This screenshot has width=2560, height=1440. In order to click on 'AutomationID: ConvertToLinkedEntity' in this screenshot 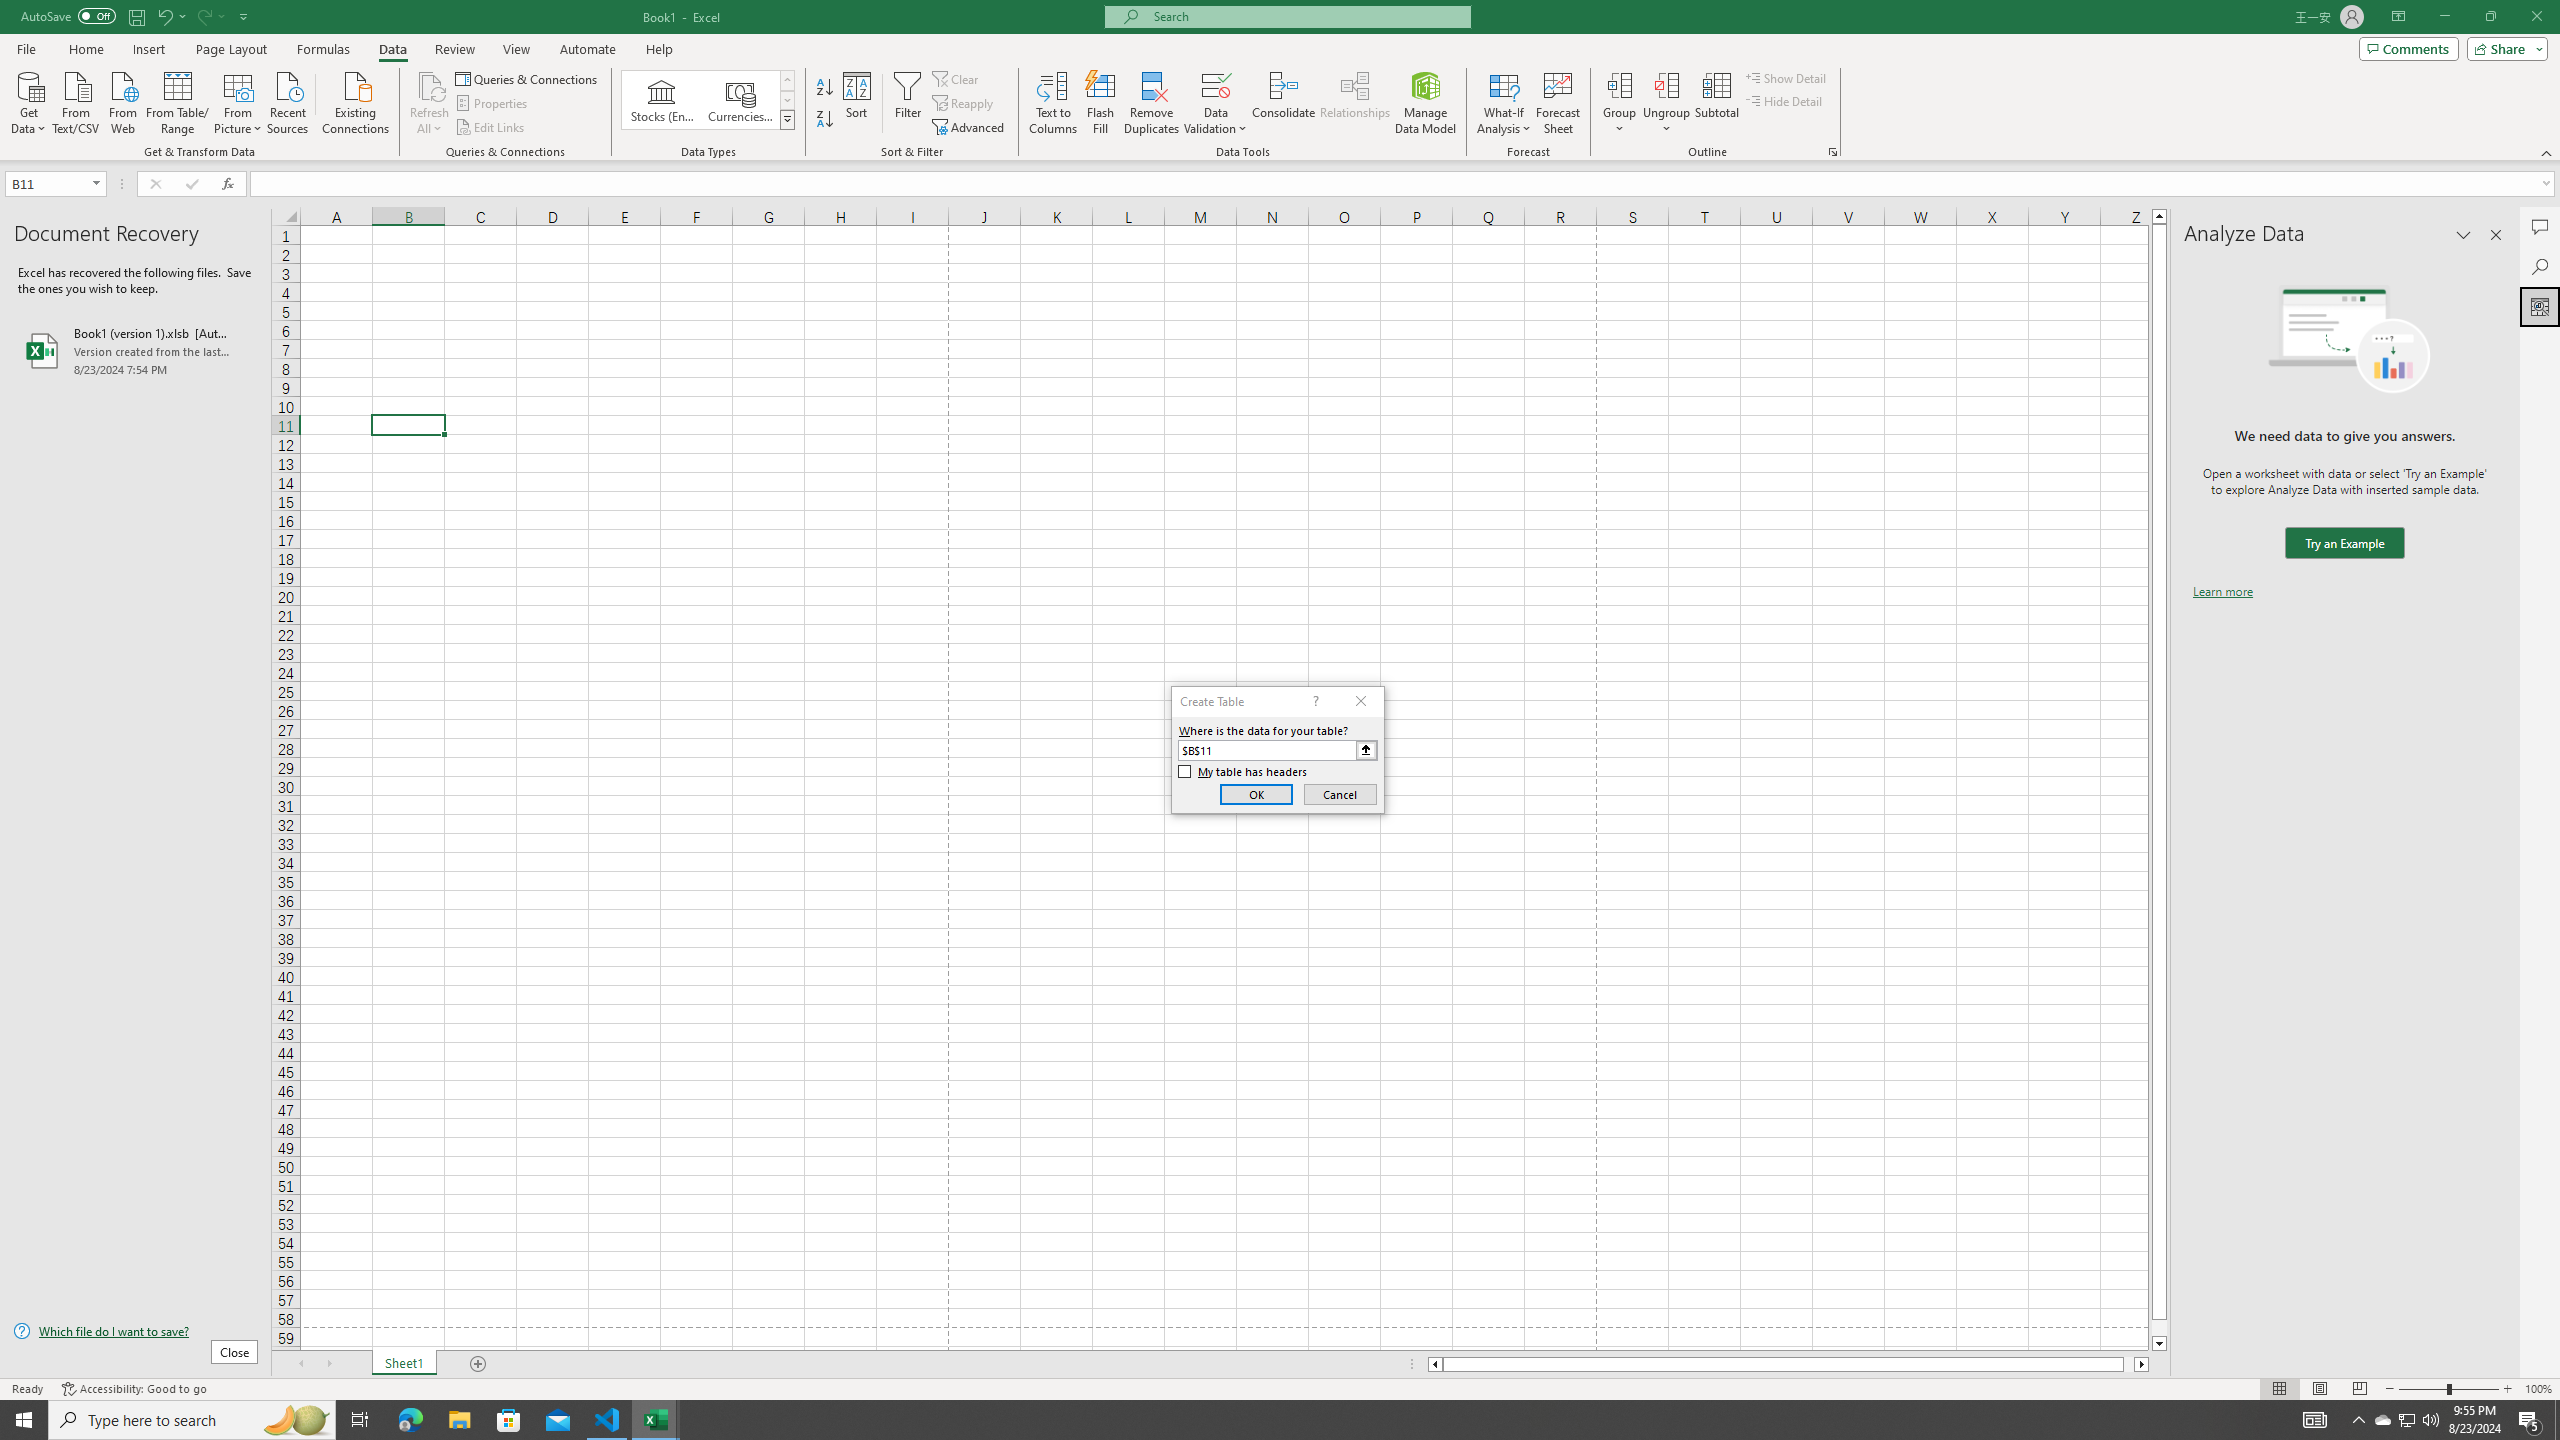, I will do `click(709, 99)`.